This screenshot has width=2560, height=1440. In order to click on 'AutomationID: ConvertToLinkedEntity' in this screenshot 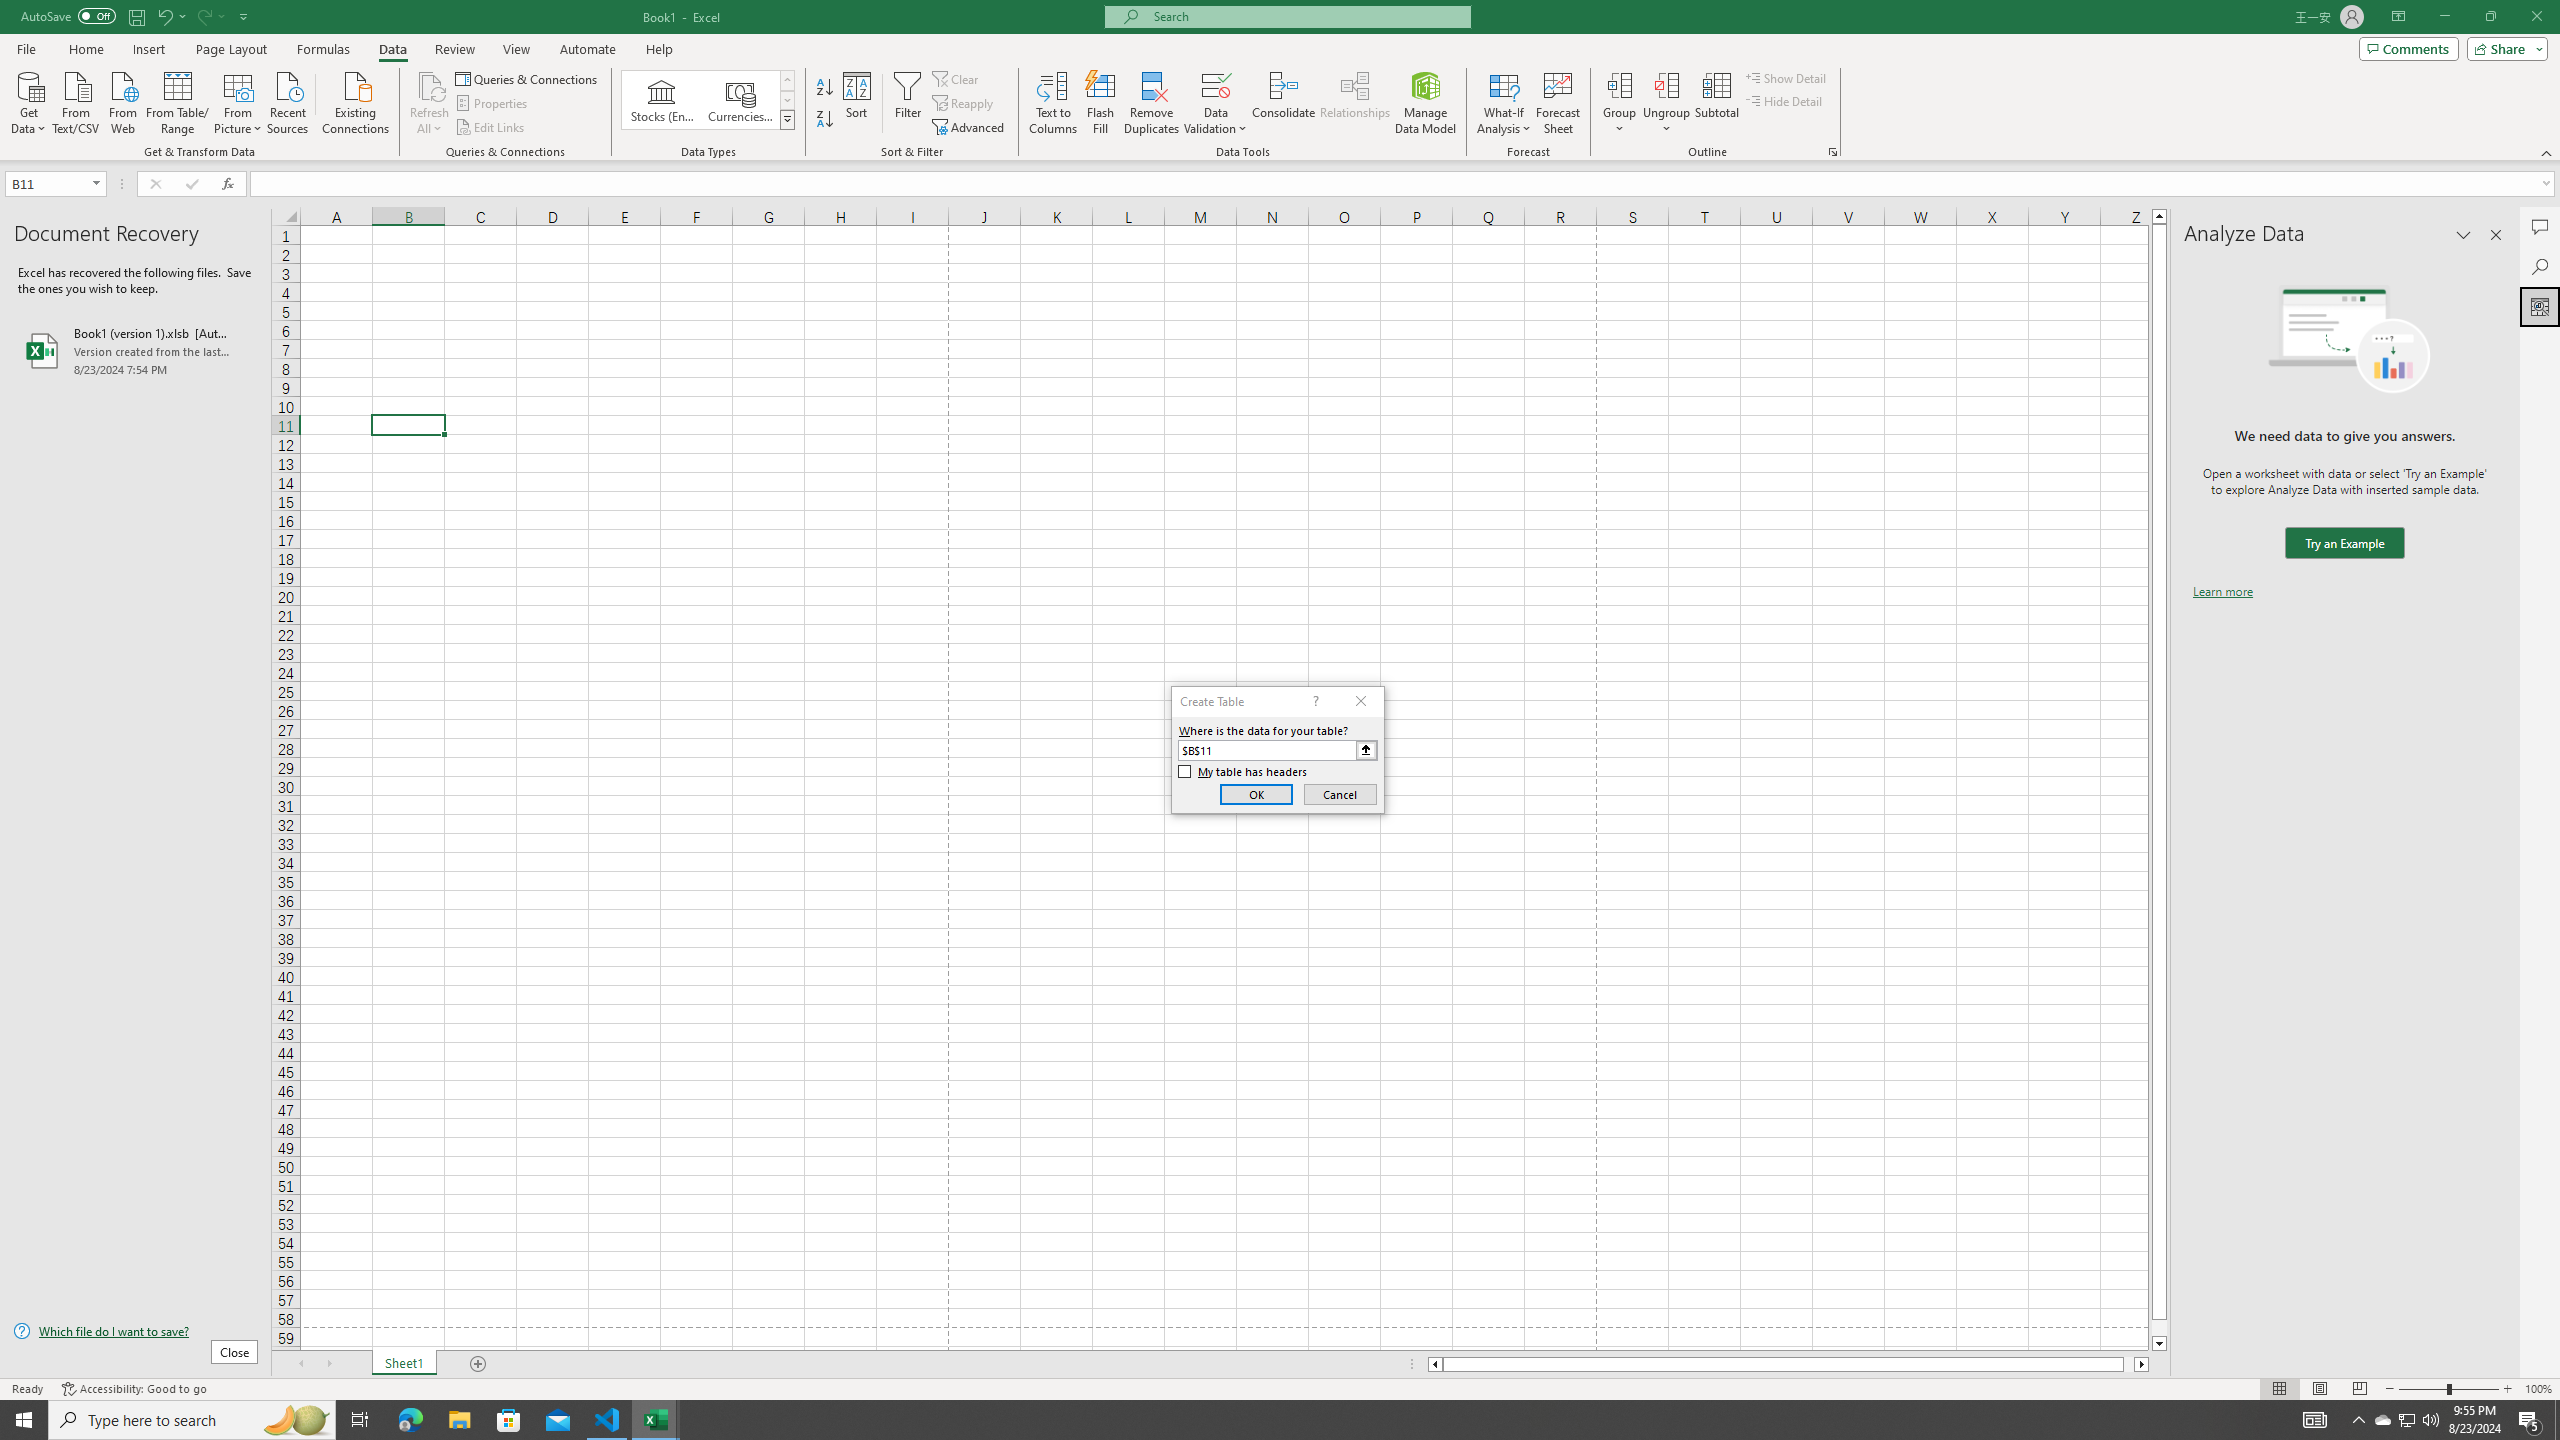, I will do `click(709, 99)`.